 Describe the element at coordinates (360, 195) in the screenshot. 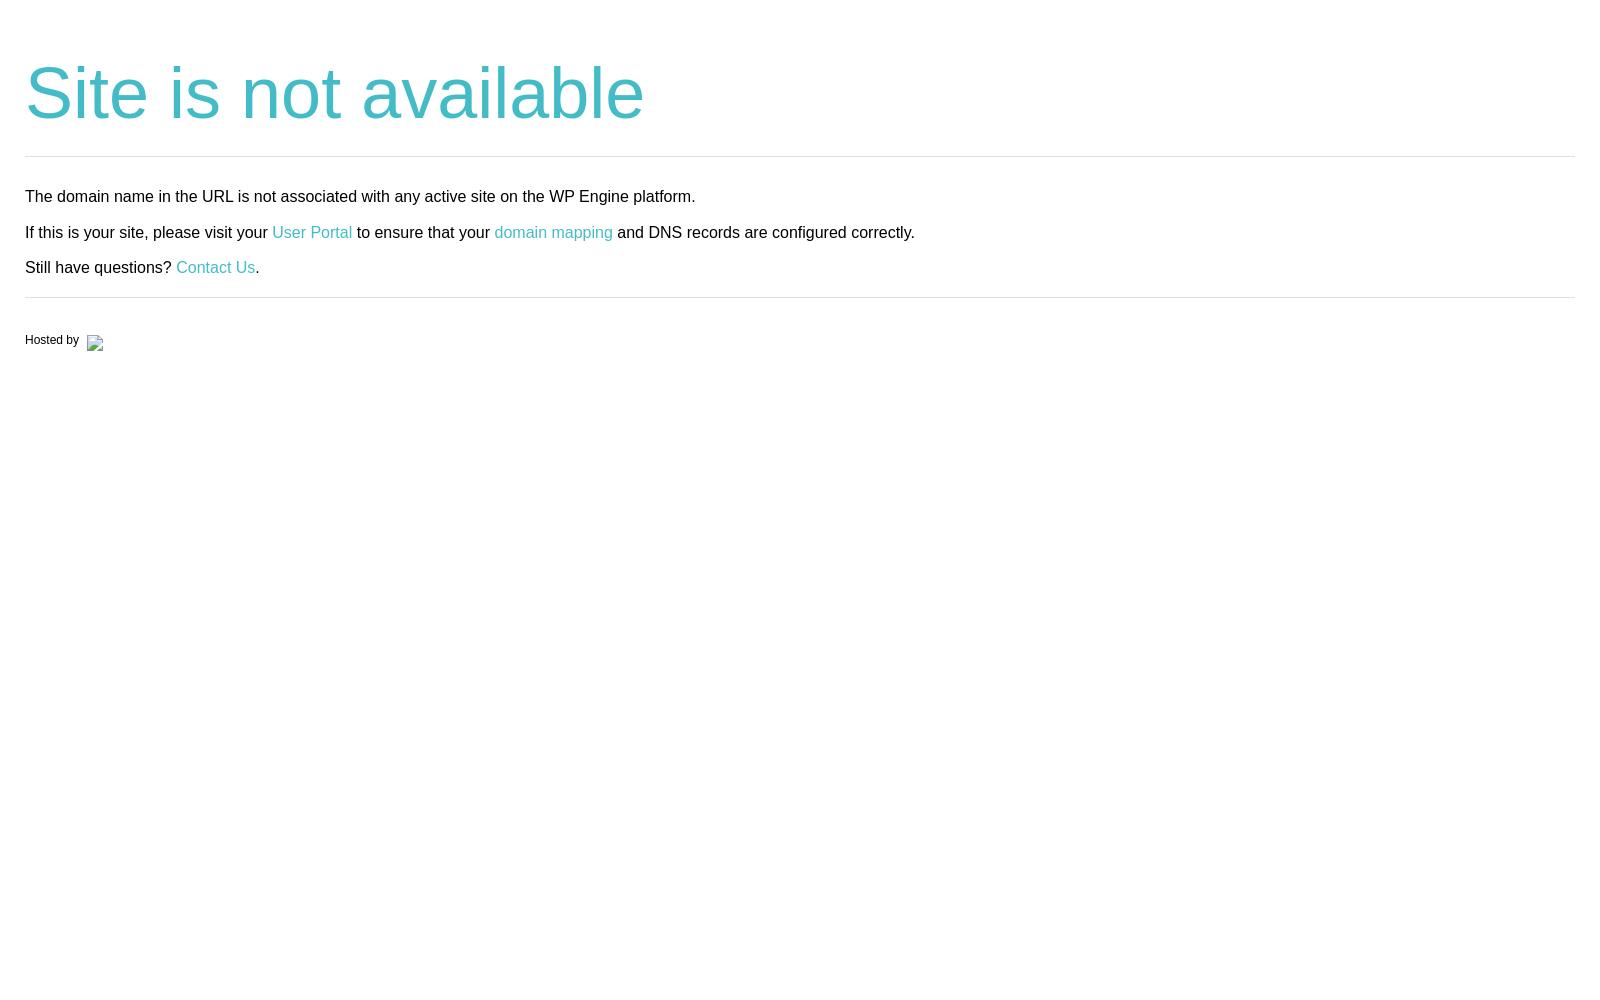

I see `'The domain name in the URL is not associated with any active site on the WP Engine platform.'` at that location.